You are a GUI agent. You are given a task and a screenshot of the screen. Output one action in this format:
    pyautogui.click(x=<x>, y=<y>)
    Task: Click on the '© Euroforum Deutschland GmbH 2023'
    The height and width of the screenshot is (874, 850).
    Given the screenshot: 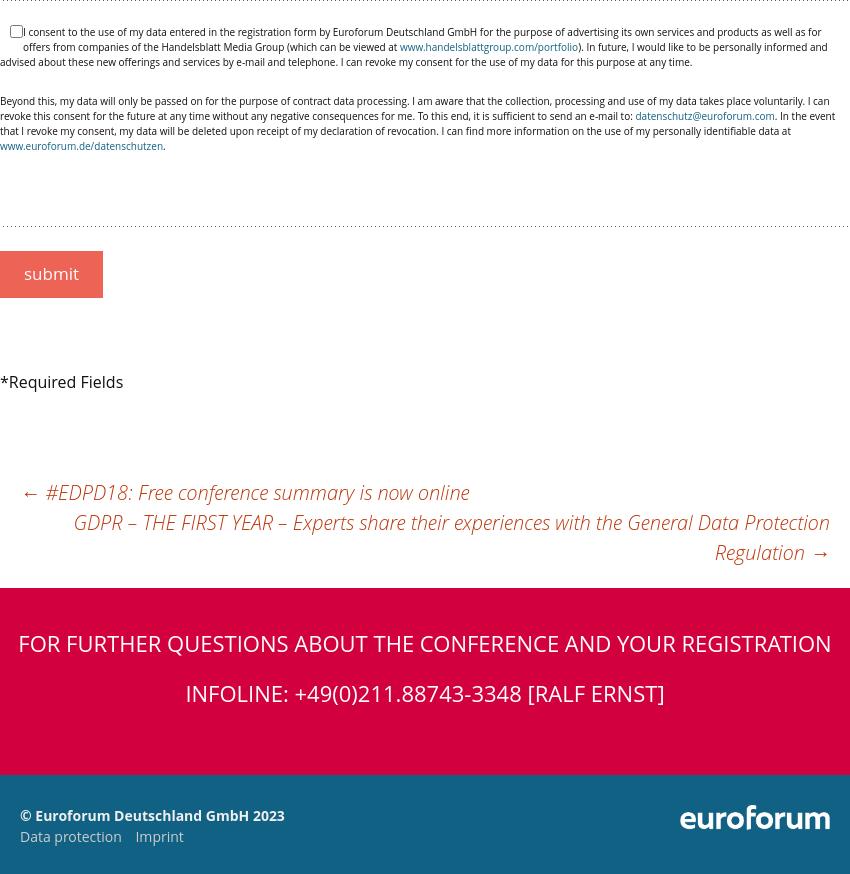 What is the action you would take?
    pyautogui.click(x=18, y=815)
    